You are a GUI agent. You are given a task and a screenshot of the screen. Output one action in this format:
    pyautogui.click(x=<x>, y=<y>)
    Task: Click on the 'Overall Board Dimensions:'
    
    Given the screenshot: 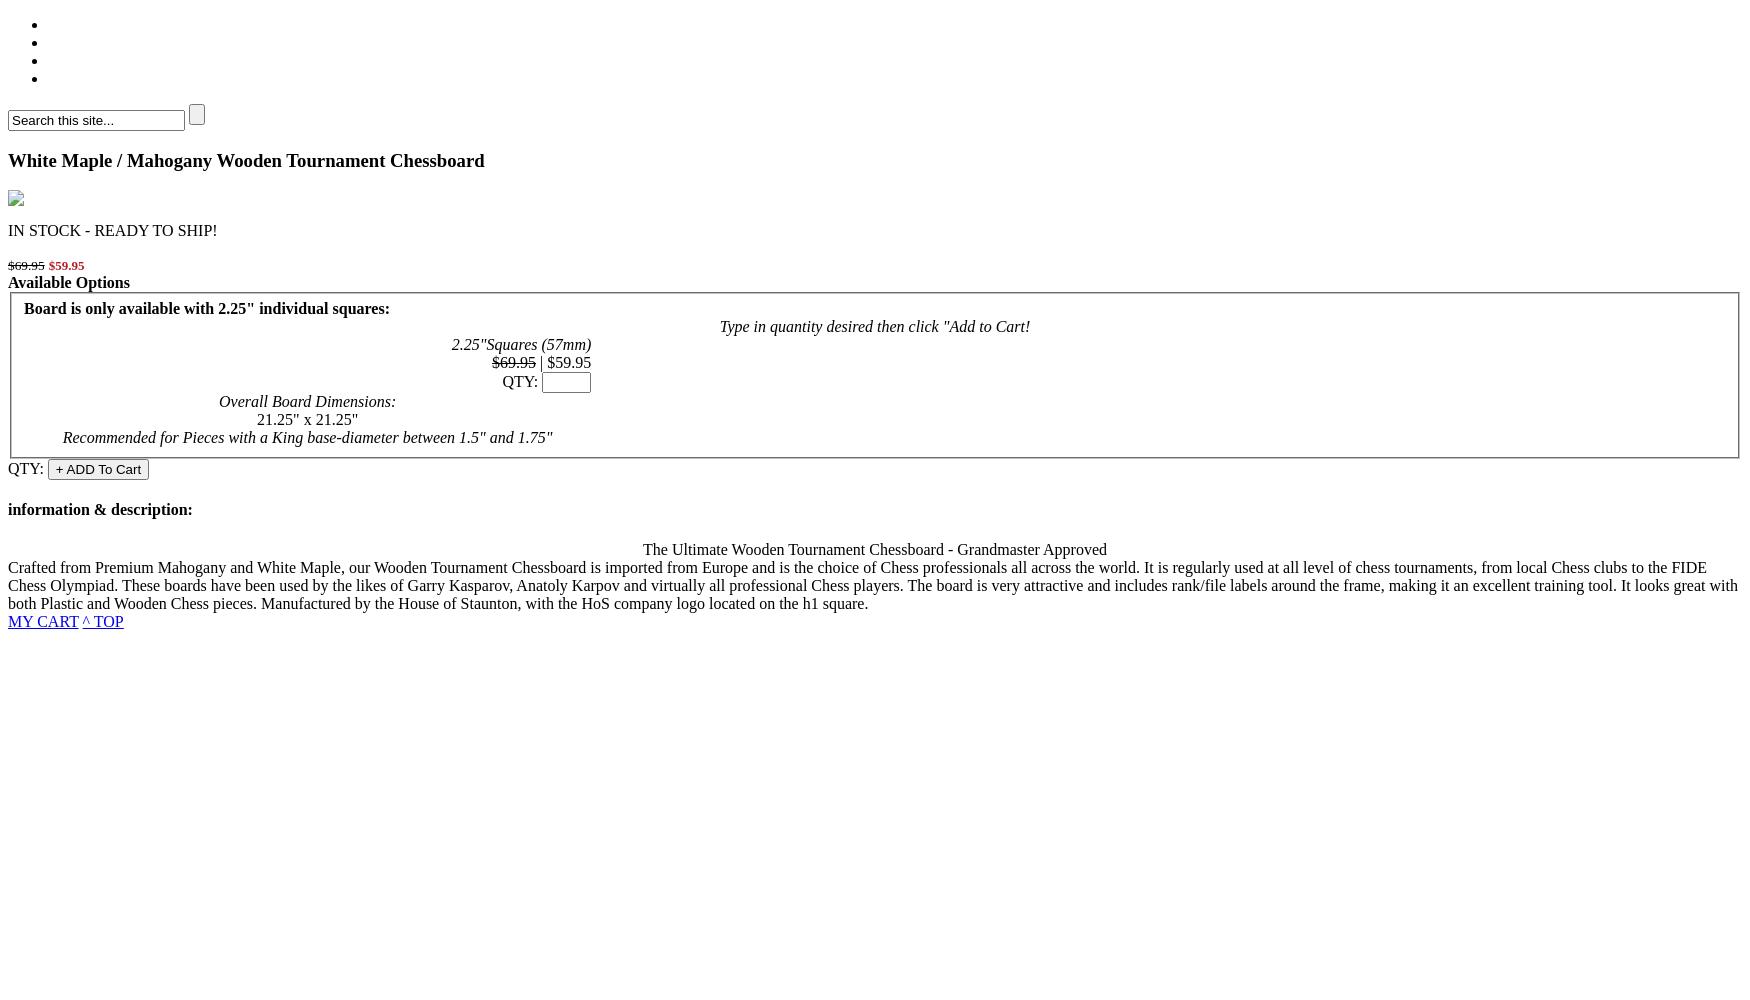 What is the action you would take?
    pyautogui.click(x=306, y=401)
    